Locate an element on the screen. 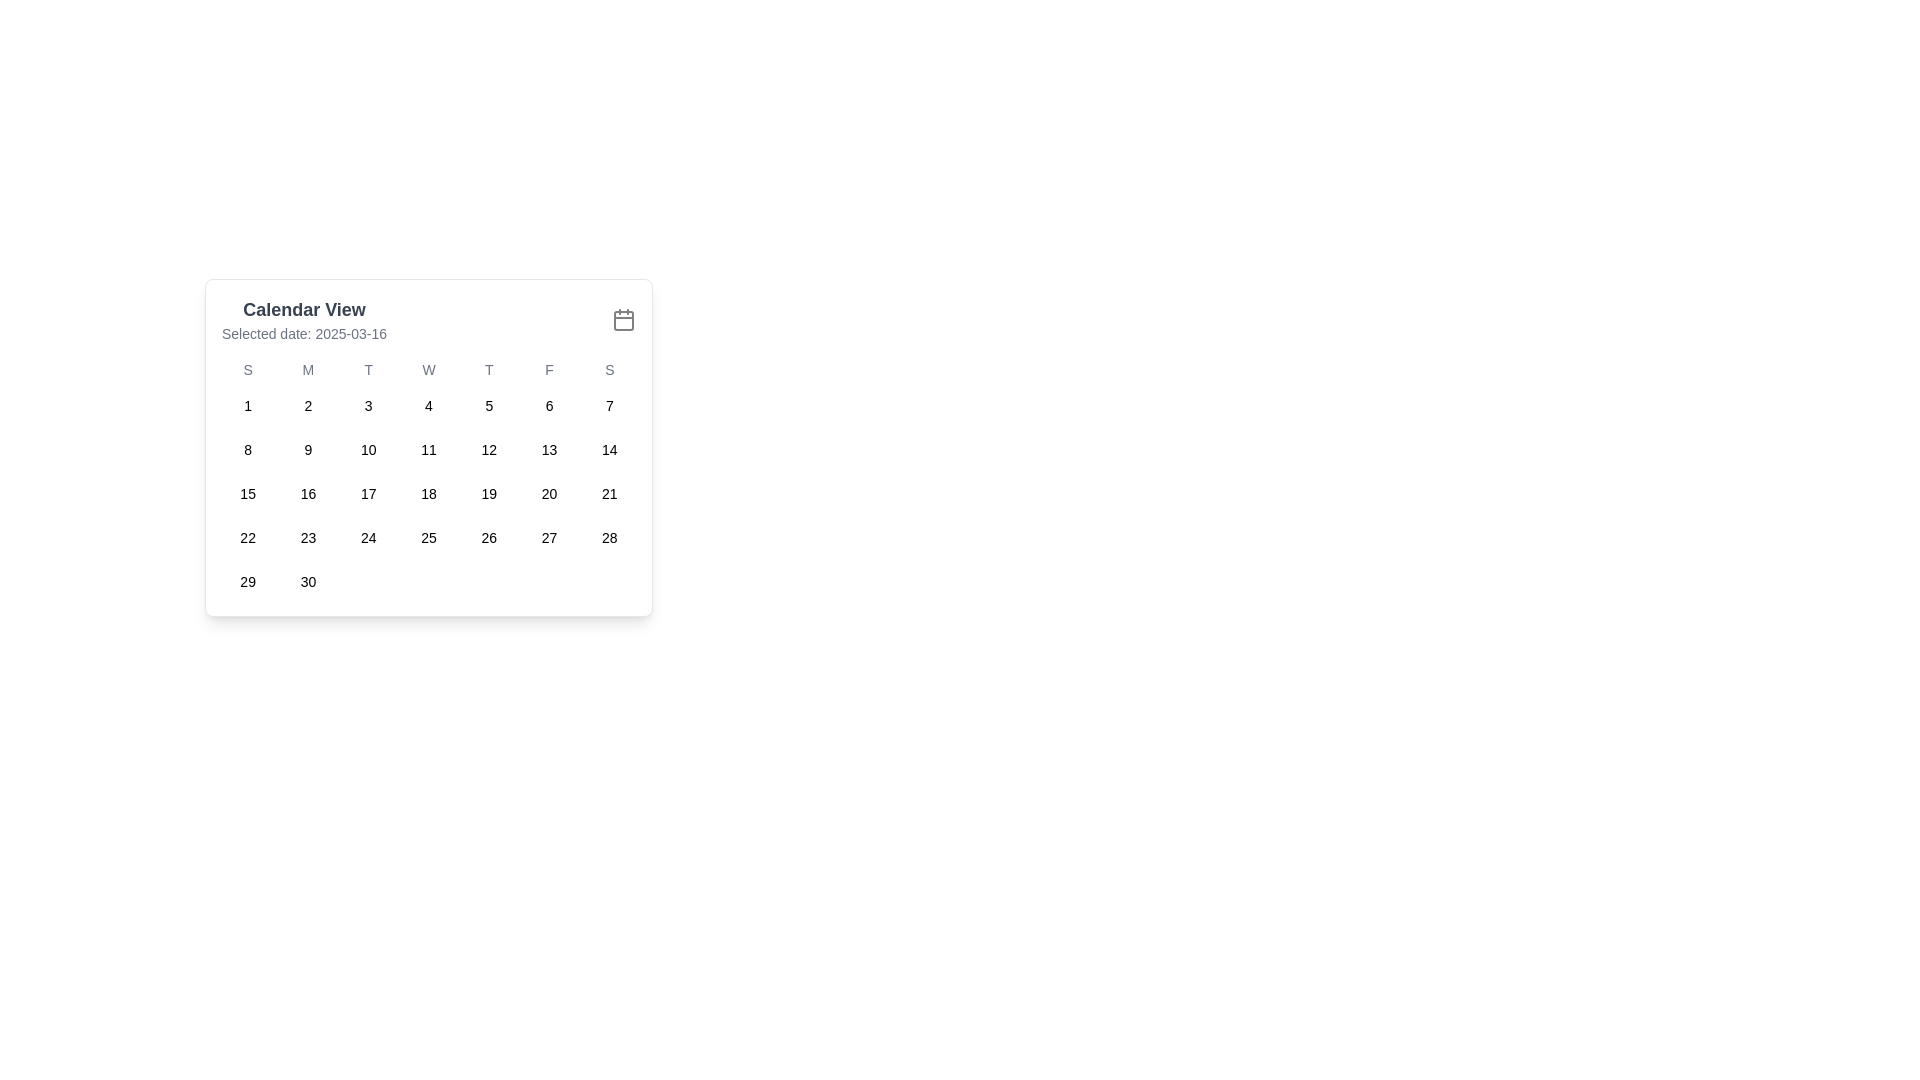 The width and height of the screenshot is (1920, 1080). text 'M' from the Text Label representing 'Monday', which is the second element in the horizontal sequence of days of the week in the calendar view is located at coordinates (307, 370).